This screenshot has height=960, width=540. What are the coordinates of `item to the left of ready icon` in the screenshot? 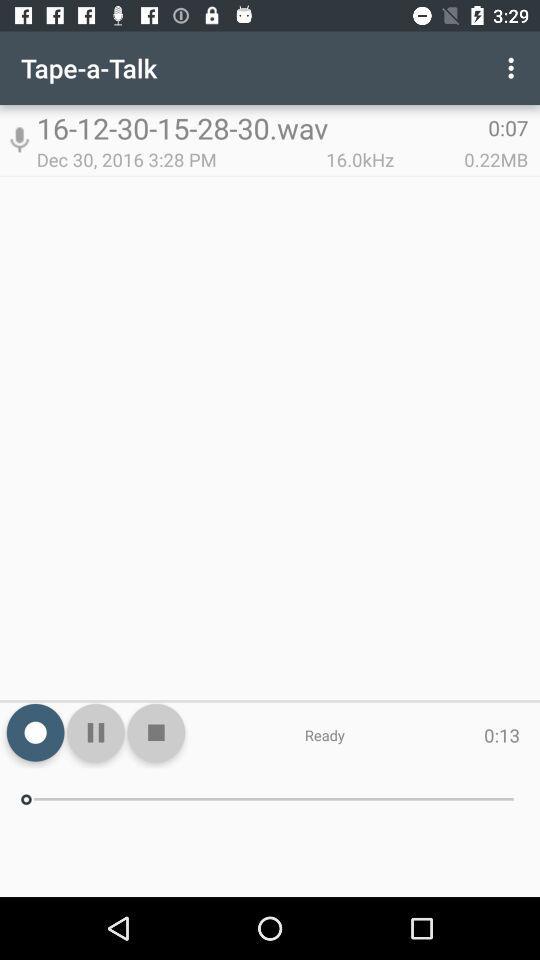 It's located at (155, 731).